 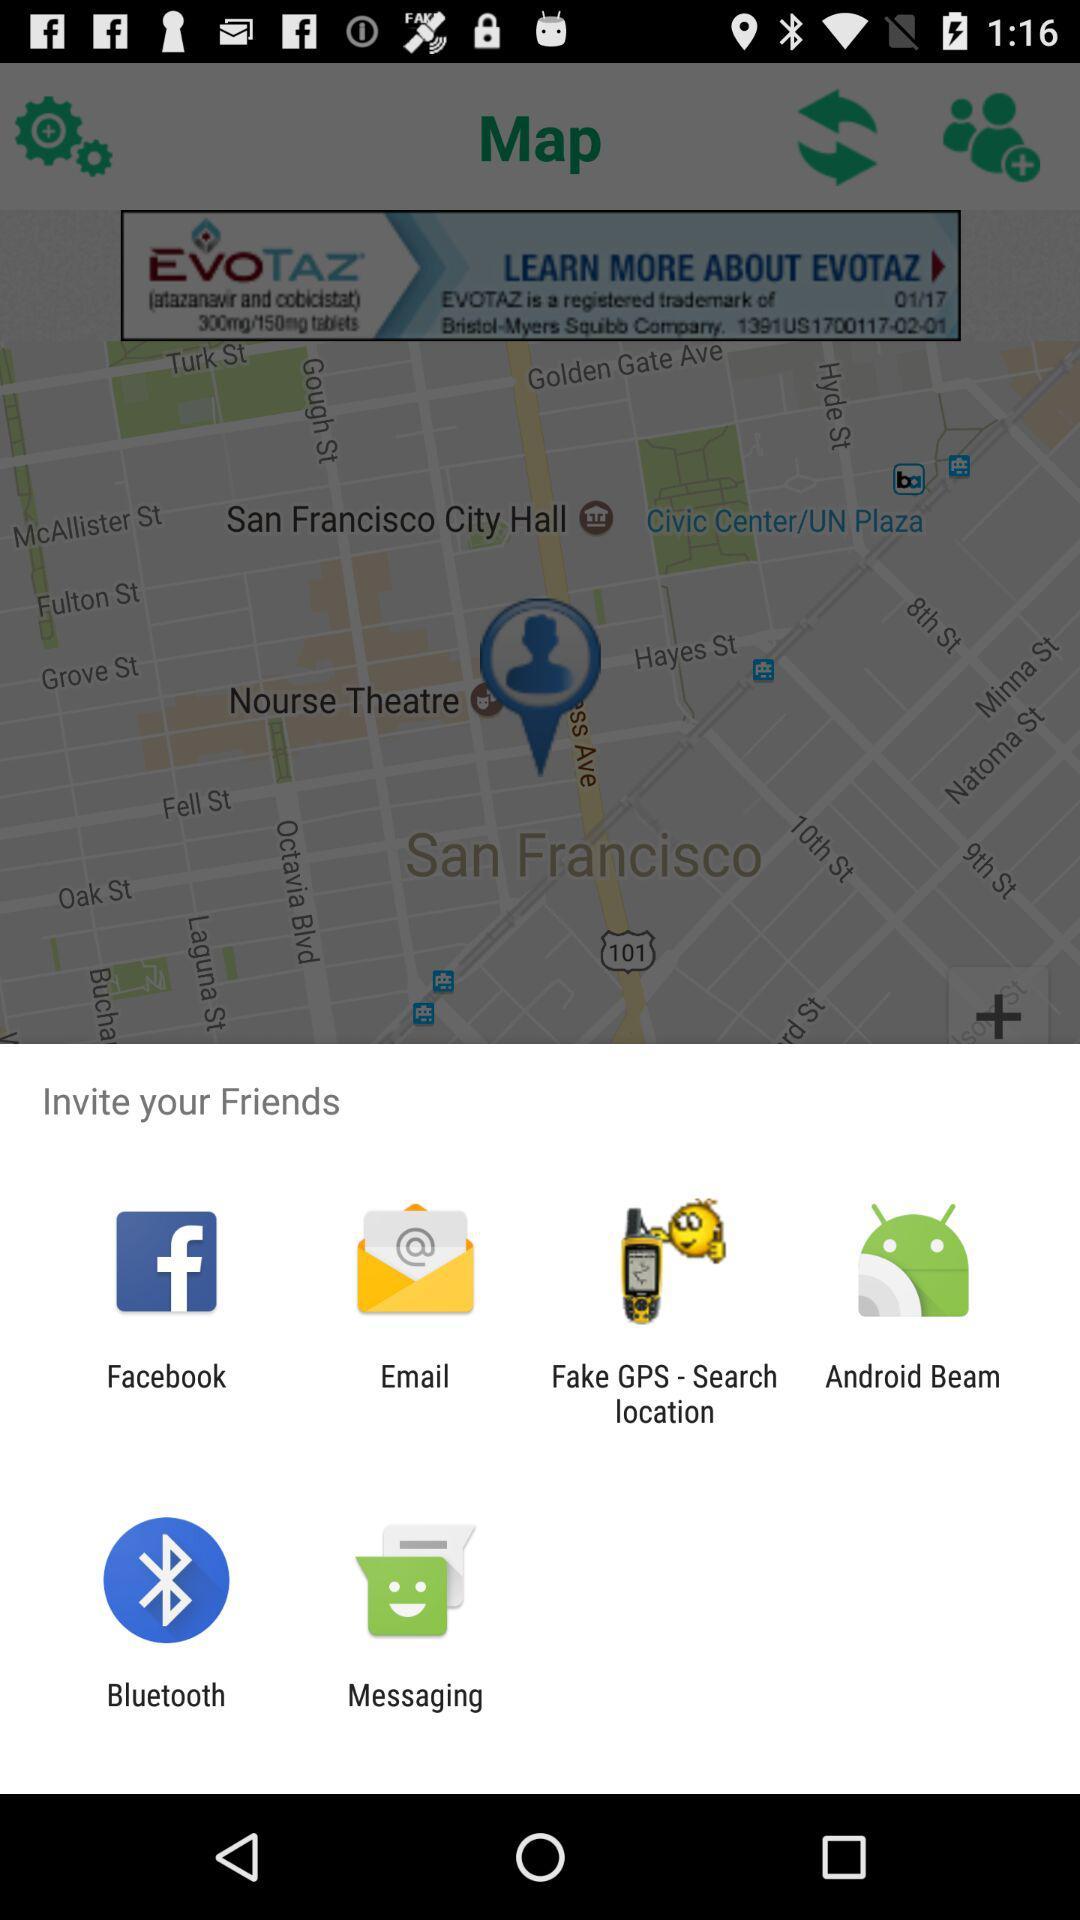 What do you see at coordinates (414, 1392) in the screenshot?
I see `the item to the left of fake gps search item` at bounding box center [414, 1392].